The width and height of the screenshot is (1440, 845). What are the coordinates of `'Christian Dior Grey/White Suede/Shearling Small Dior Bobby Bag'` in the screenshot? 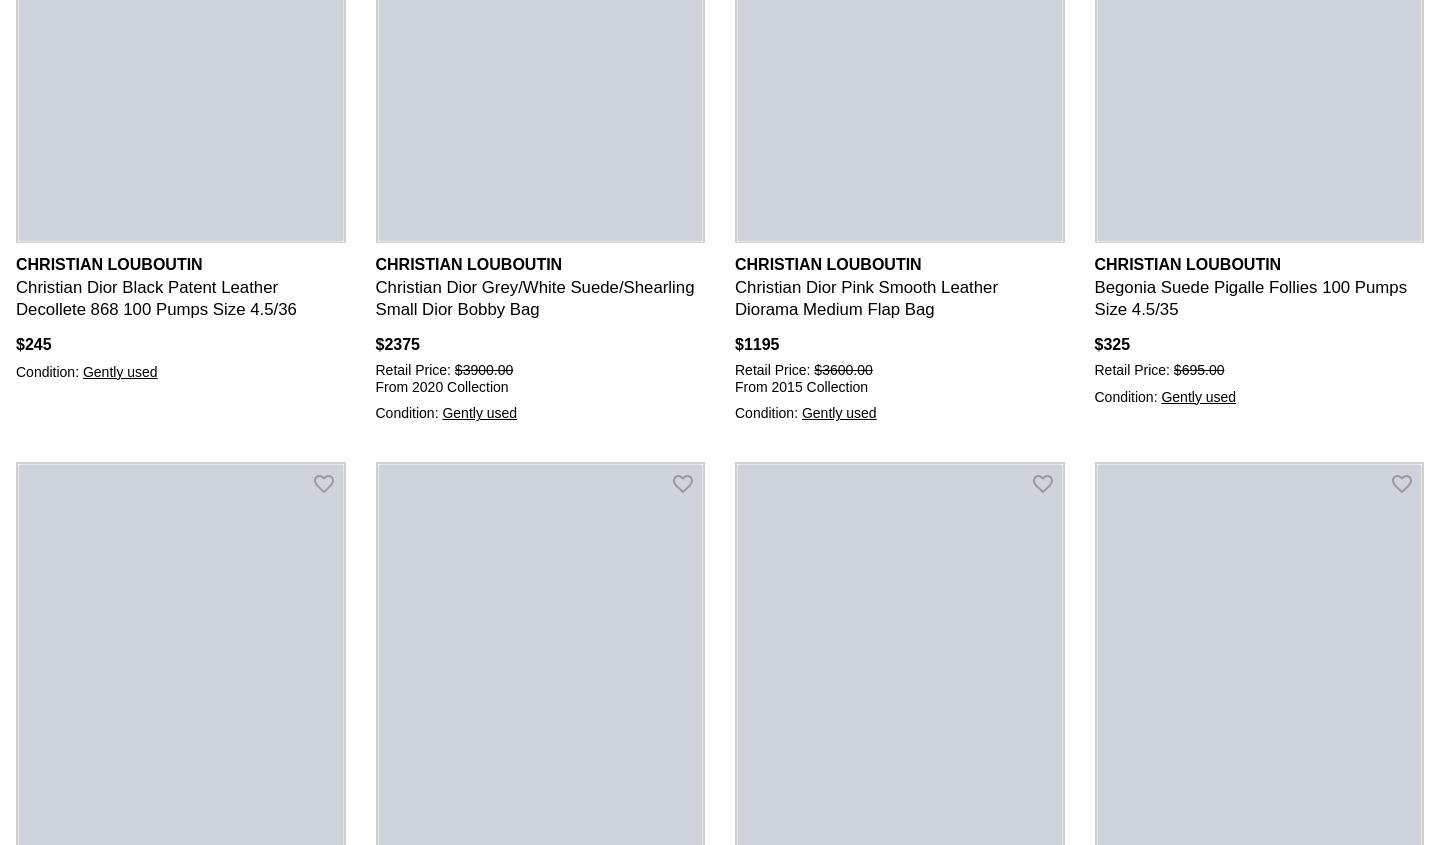 It's located at (533, 298).